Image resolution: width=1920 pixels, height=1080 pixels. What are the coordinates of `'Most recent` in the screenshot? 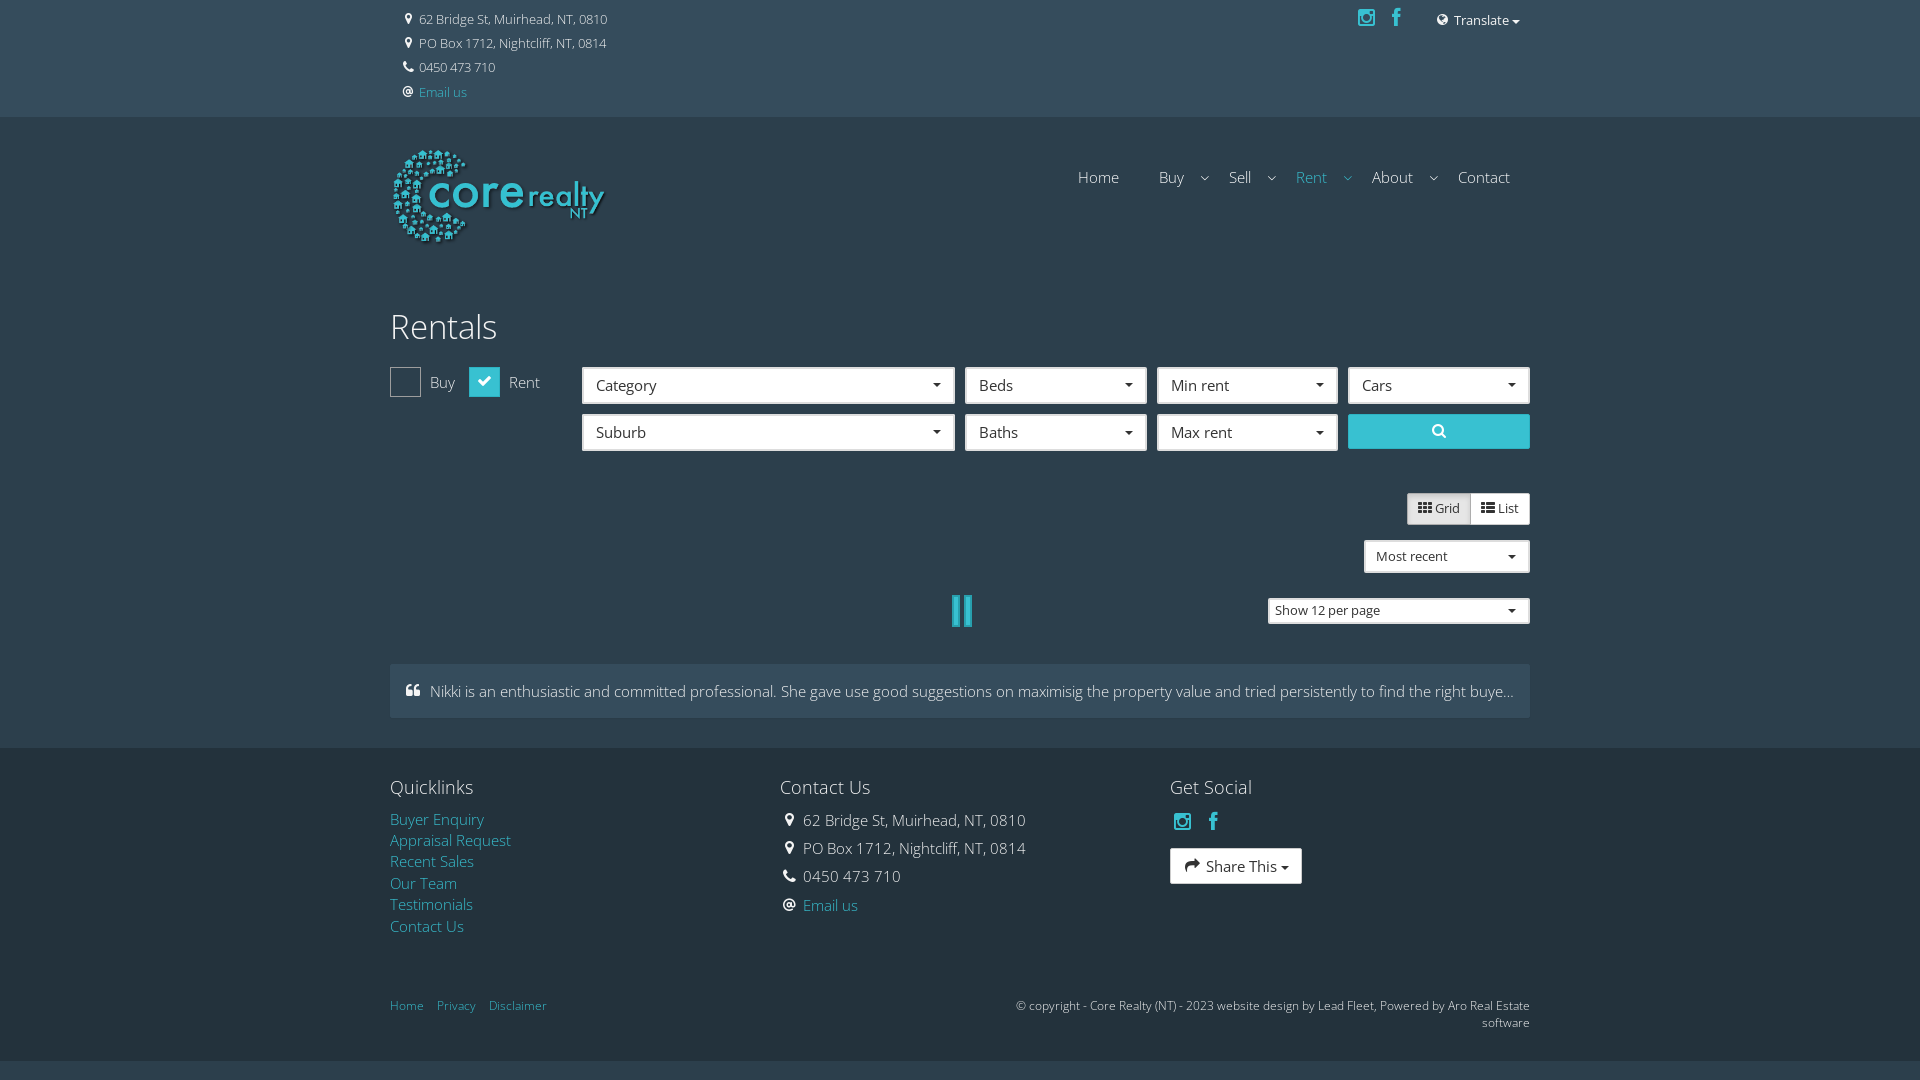 It's located at (1446, 556).